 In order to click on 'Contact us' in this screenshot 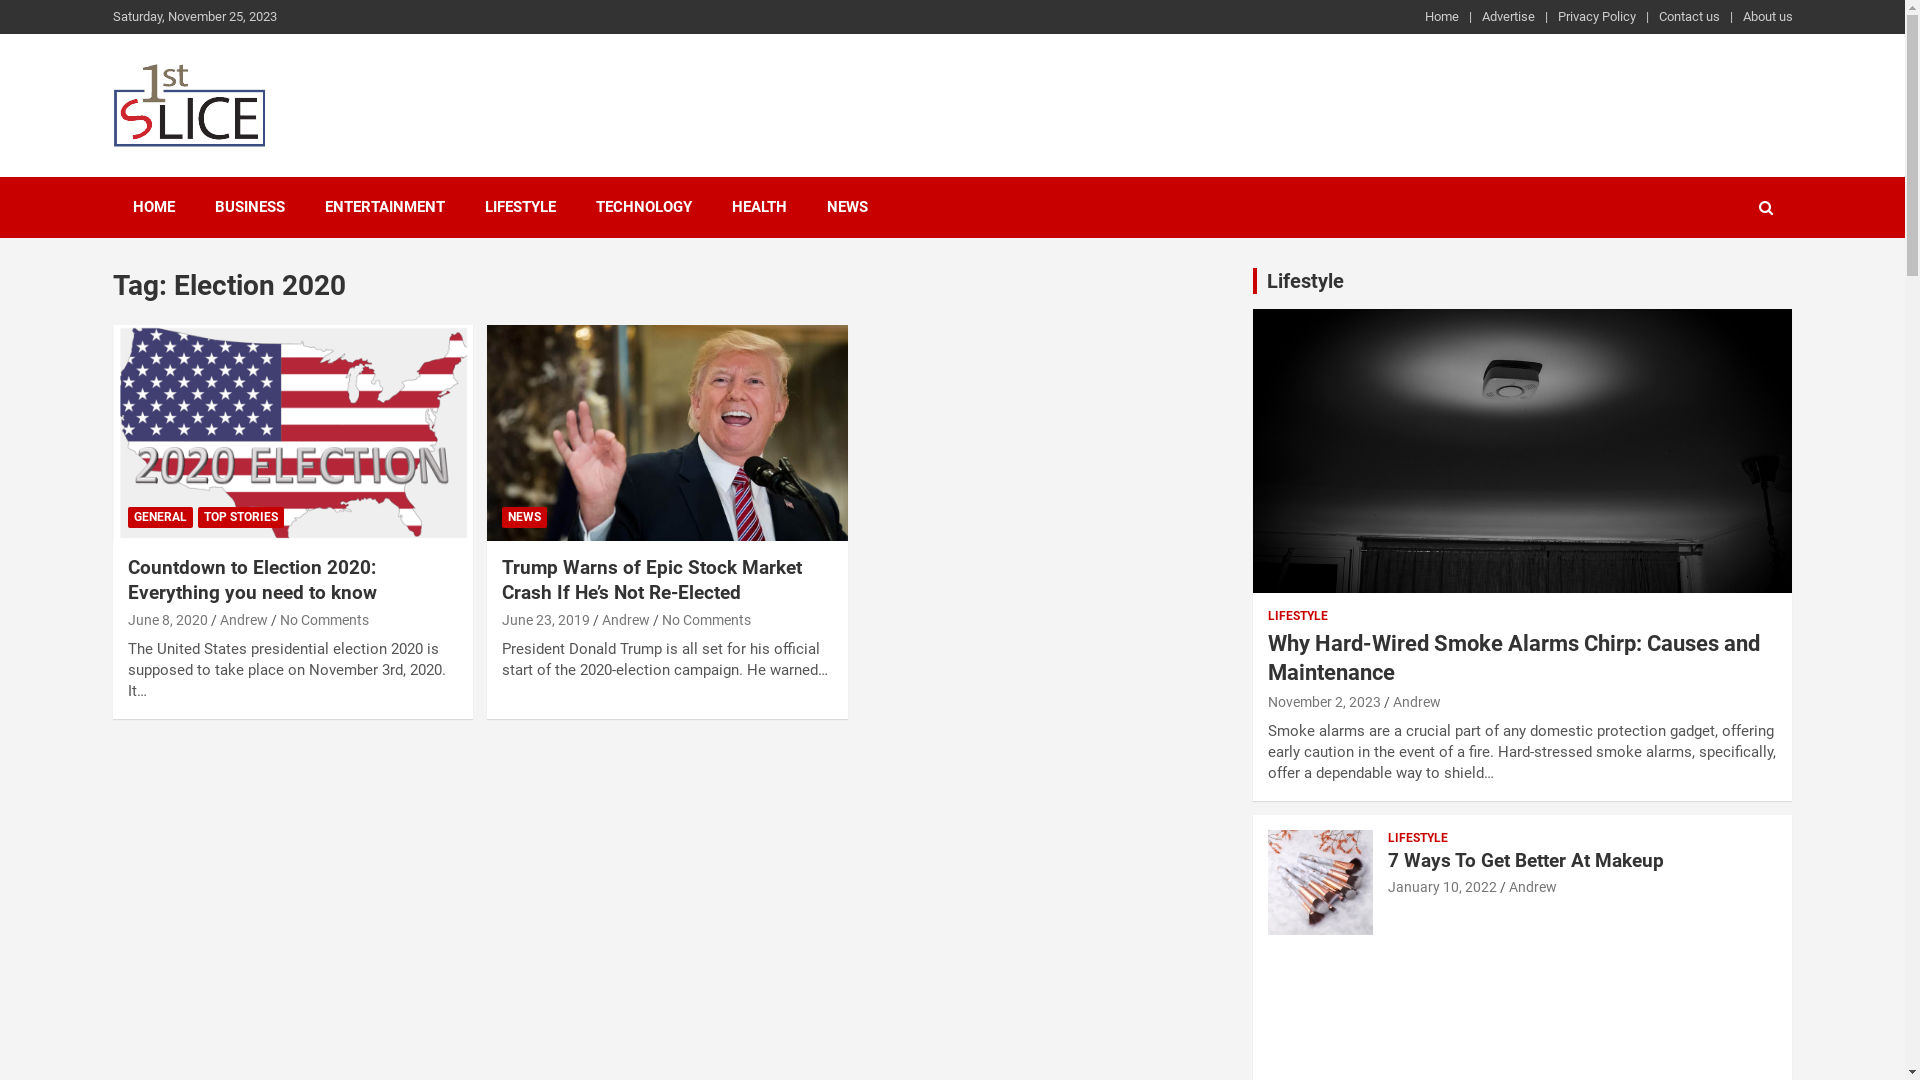, I will do `click(1687, 16)`.